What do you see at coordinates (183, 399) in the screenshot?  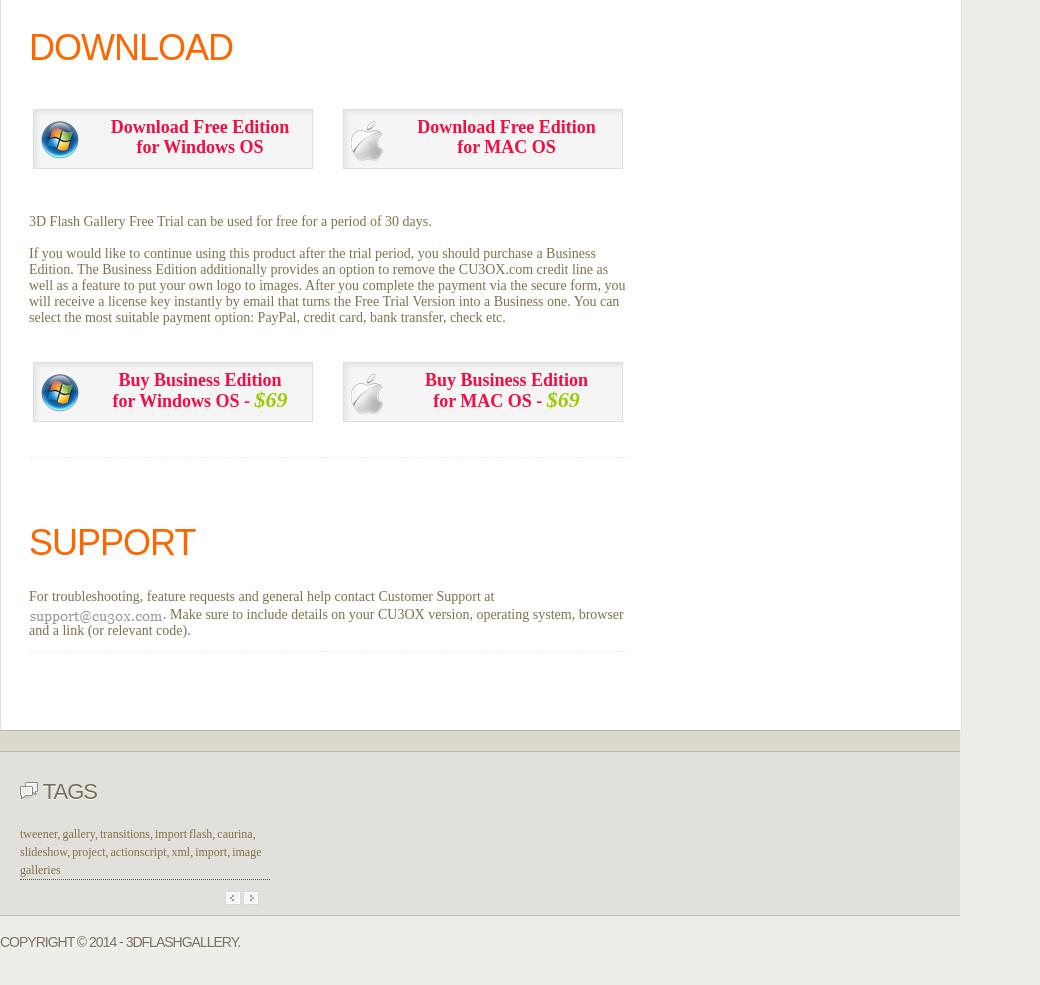 I see `'for Windows OS -'` at bounding box center [183, 399].